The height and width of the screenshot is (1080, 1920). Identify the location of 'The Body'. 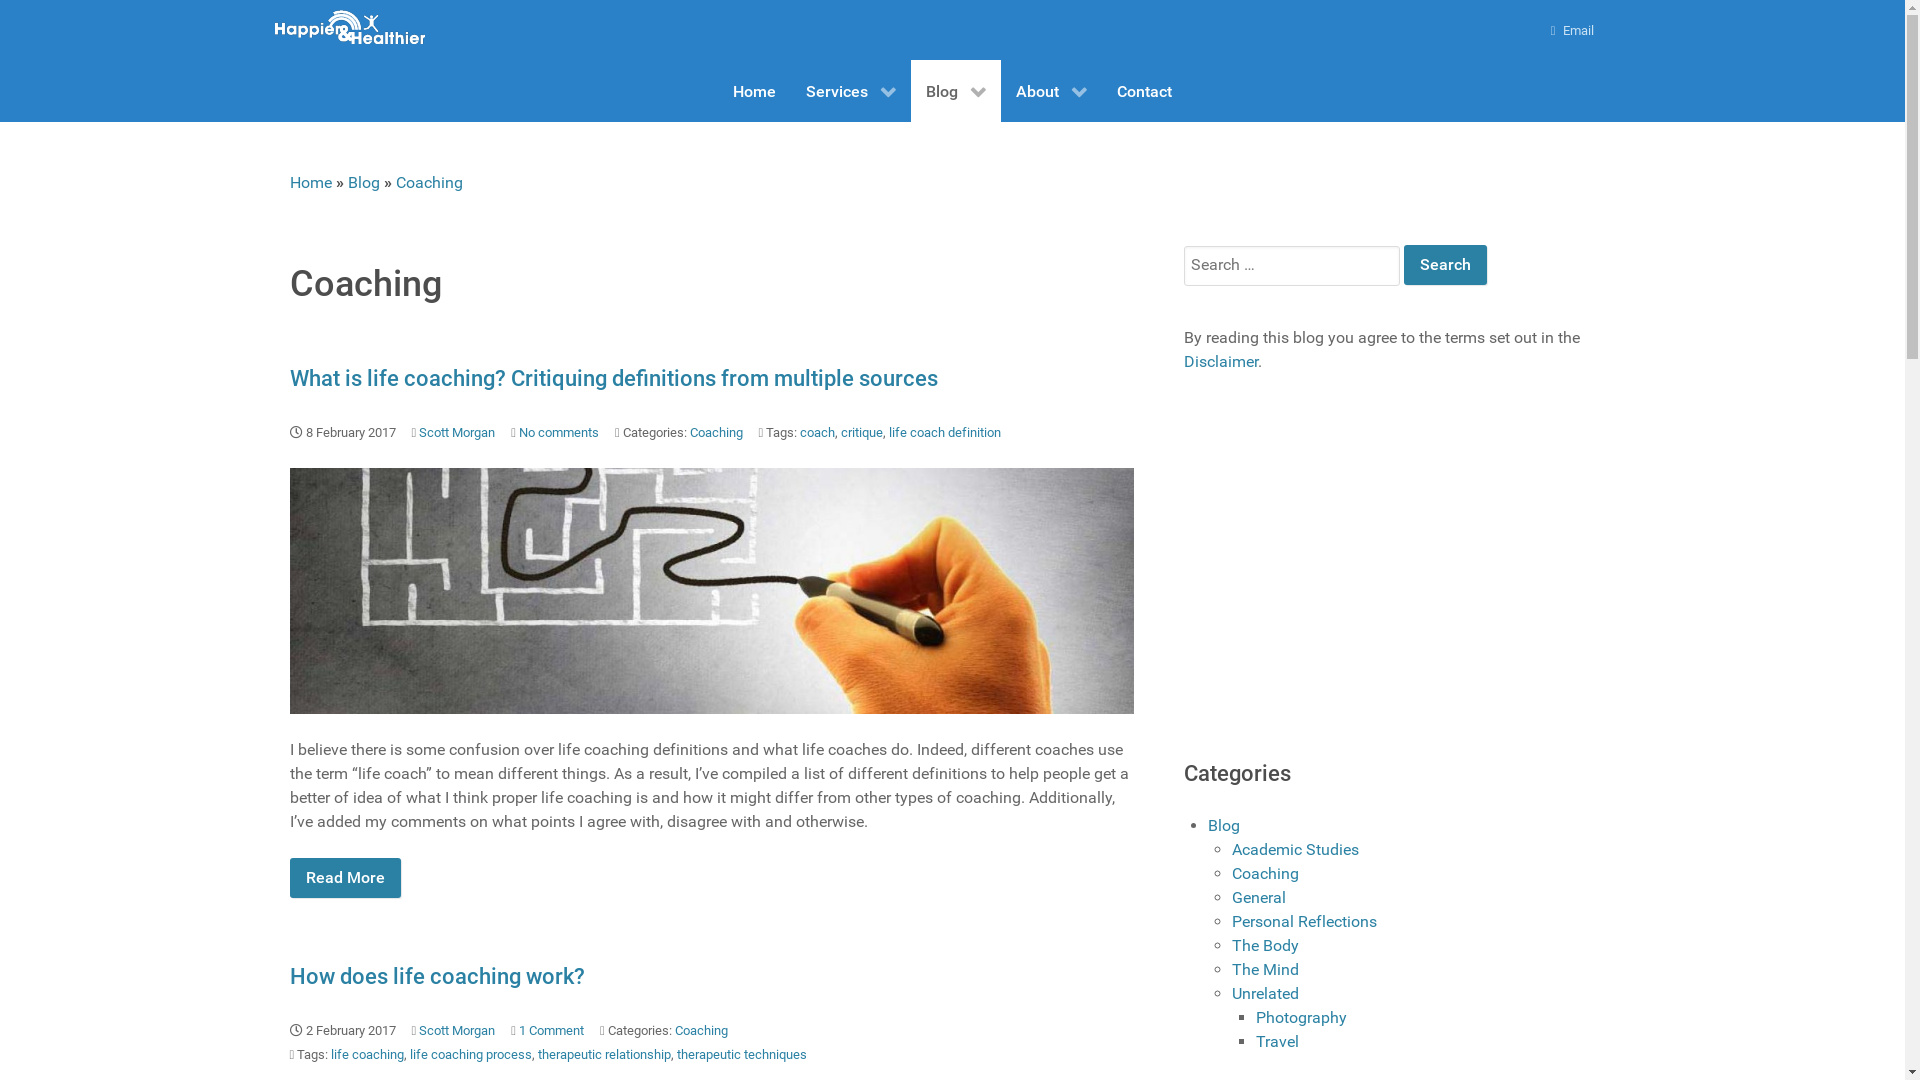
(1264, 945).